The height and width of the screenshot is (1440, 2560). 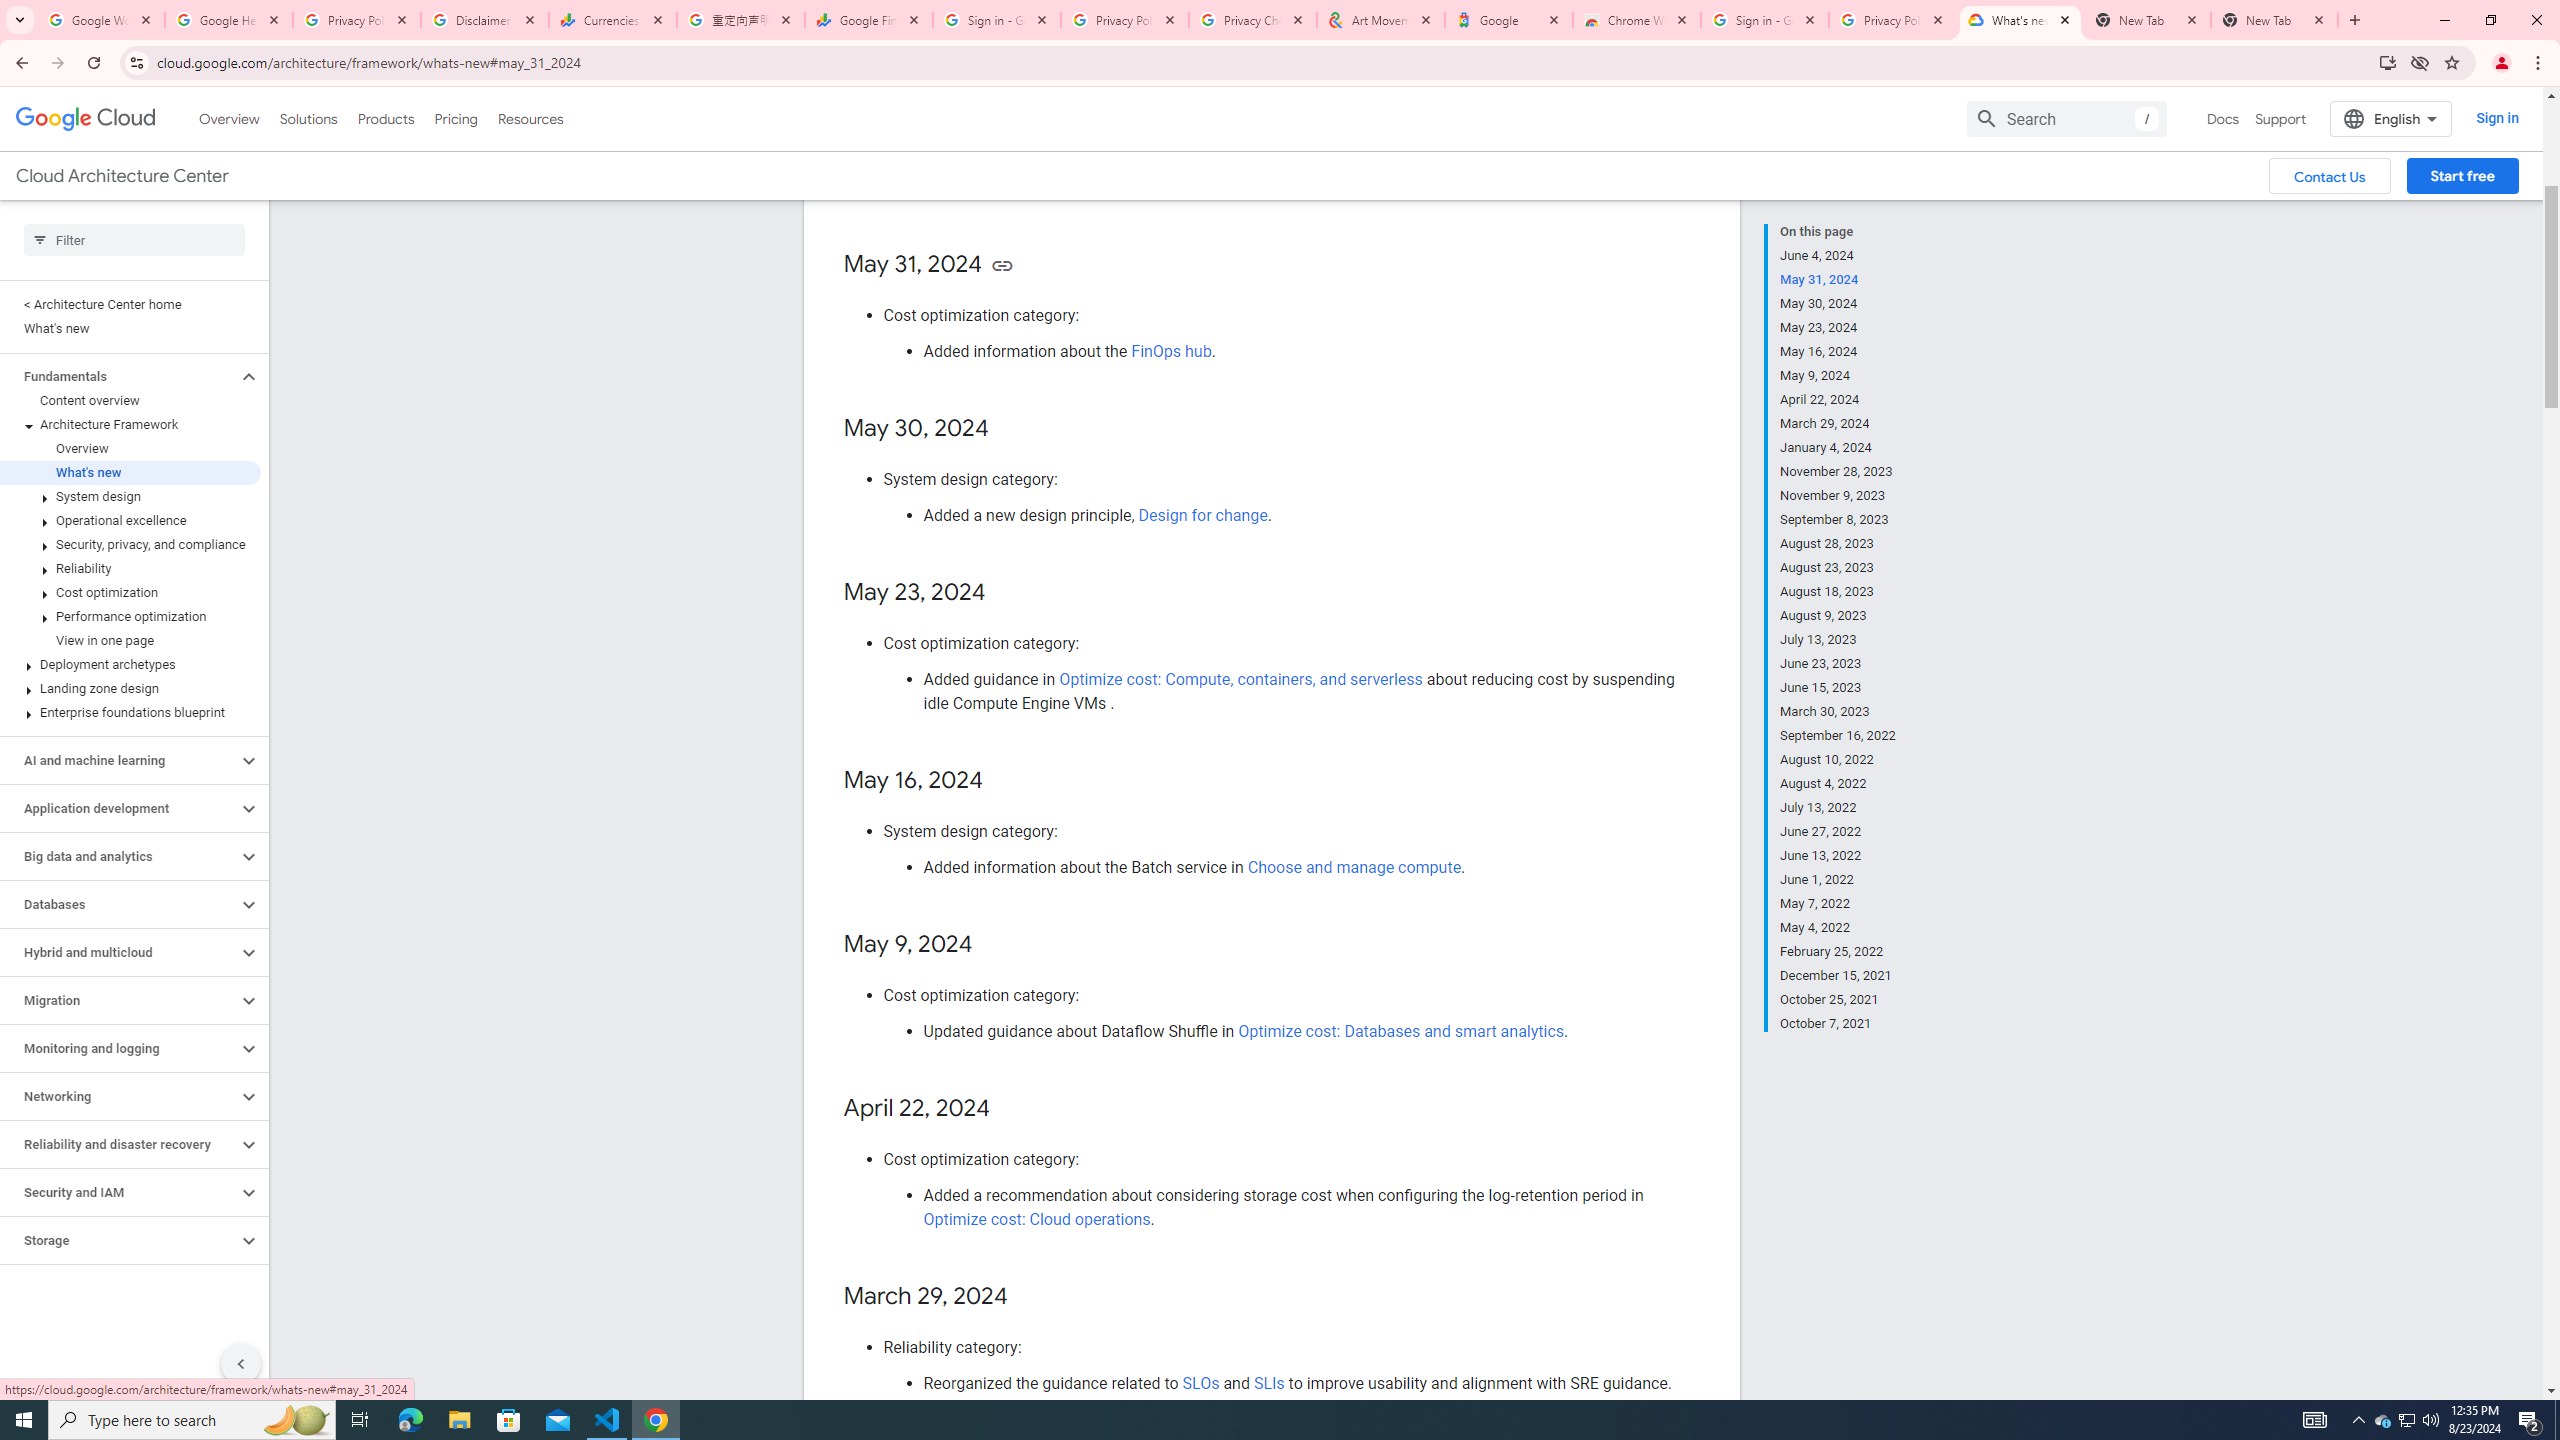 What do you see at coordinates (134, 240) in the screenshot?
I see `'Type to filter'` at bounding box center [134, 240].